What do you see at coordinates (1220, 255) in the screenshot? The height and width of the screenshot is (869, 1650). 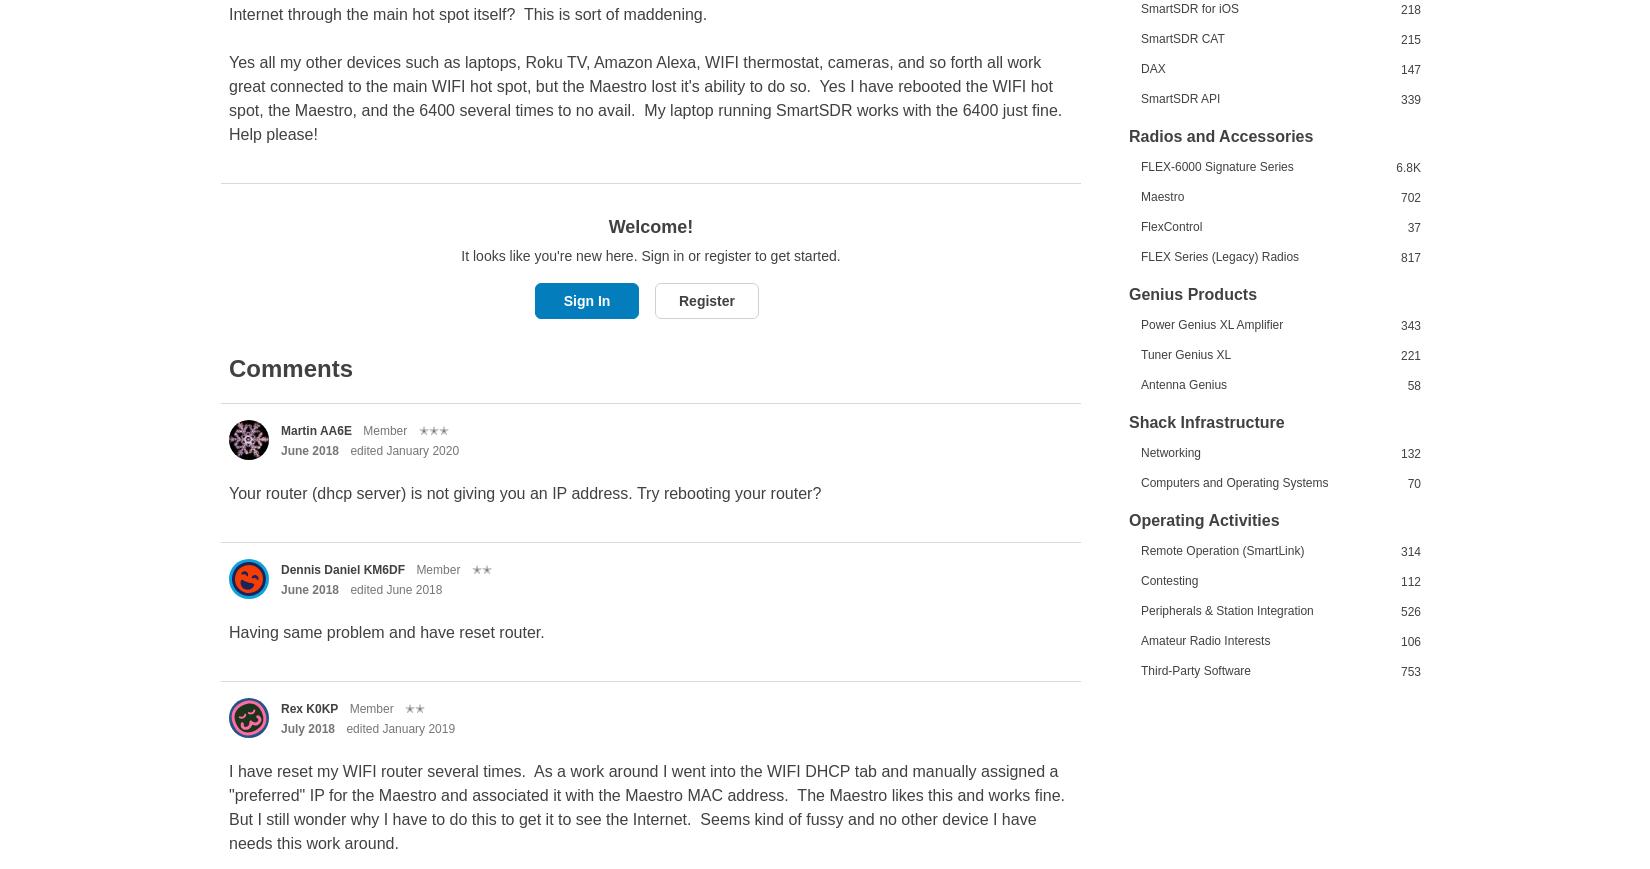 I see `'FLEX Series (Legacy) Radios'` at bounding box center [1220, 255].